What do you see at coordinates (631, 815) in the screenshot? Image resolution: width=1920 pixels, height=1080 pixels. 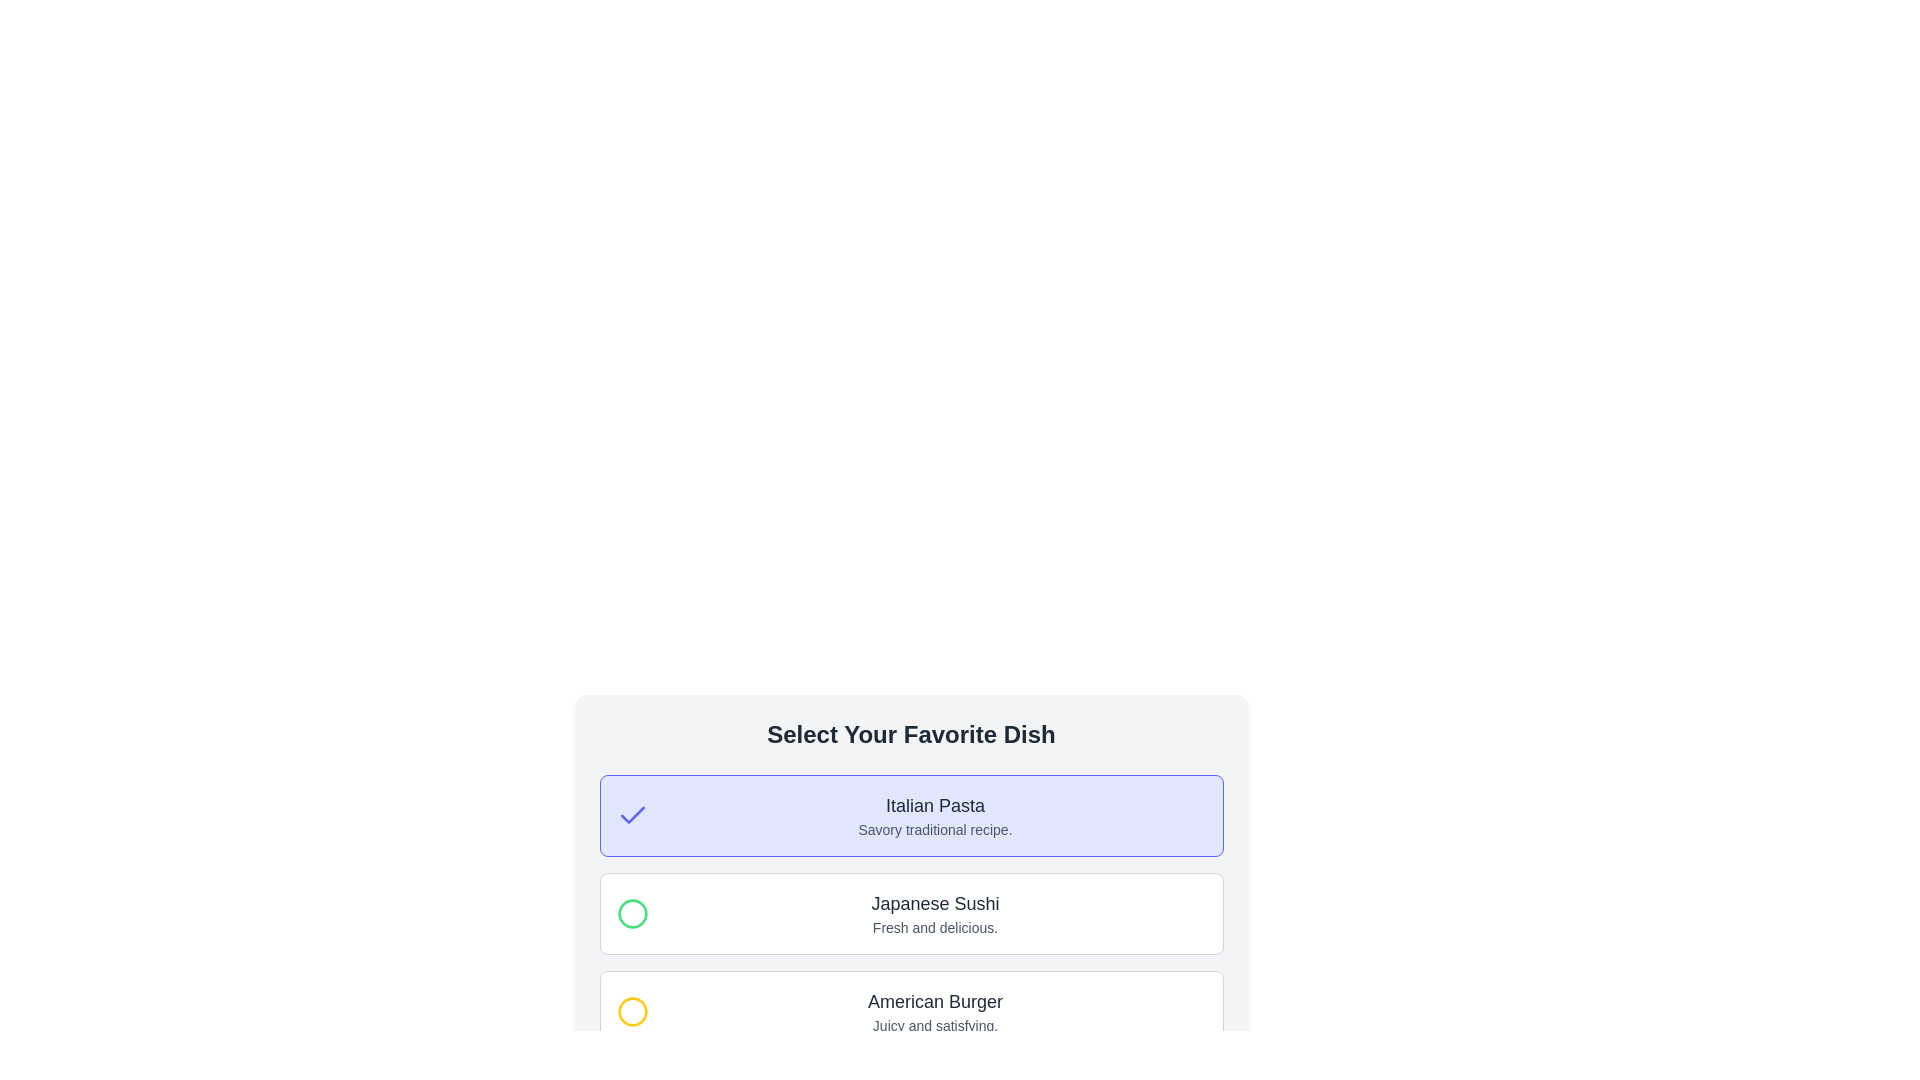 I see `the icon indicating that 'Italian Pasta' is selected, which is located within the topmost card of the vertical list of dish options` at bounding box center [631, 815].